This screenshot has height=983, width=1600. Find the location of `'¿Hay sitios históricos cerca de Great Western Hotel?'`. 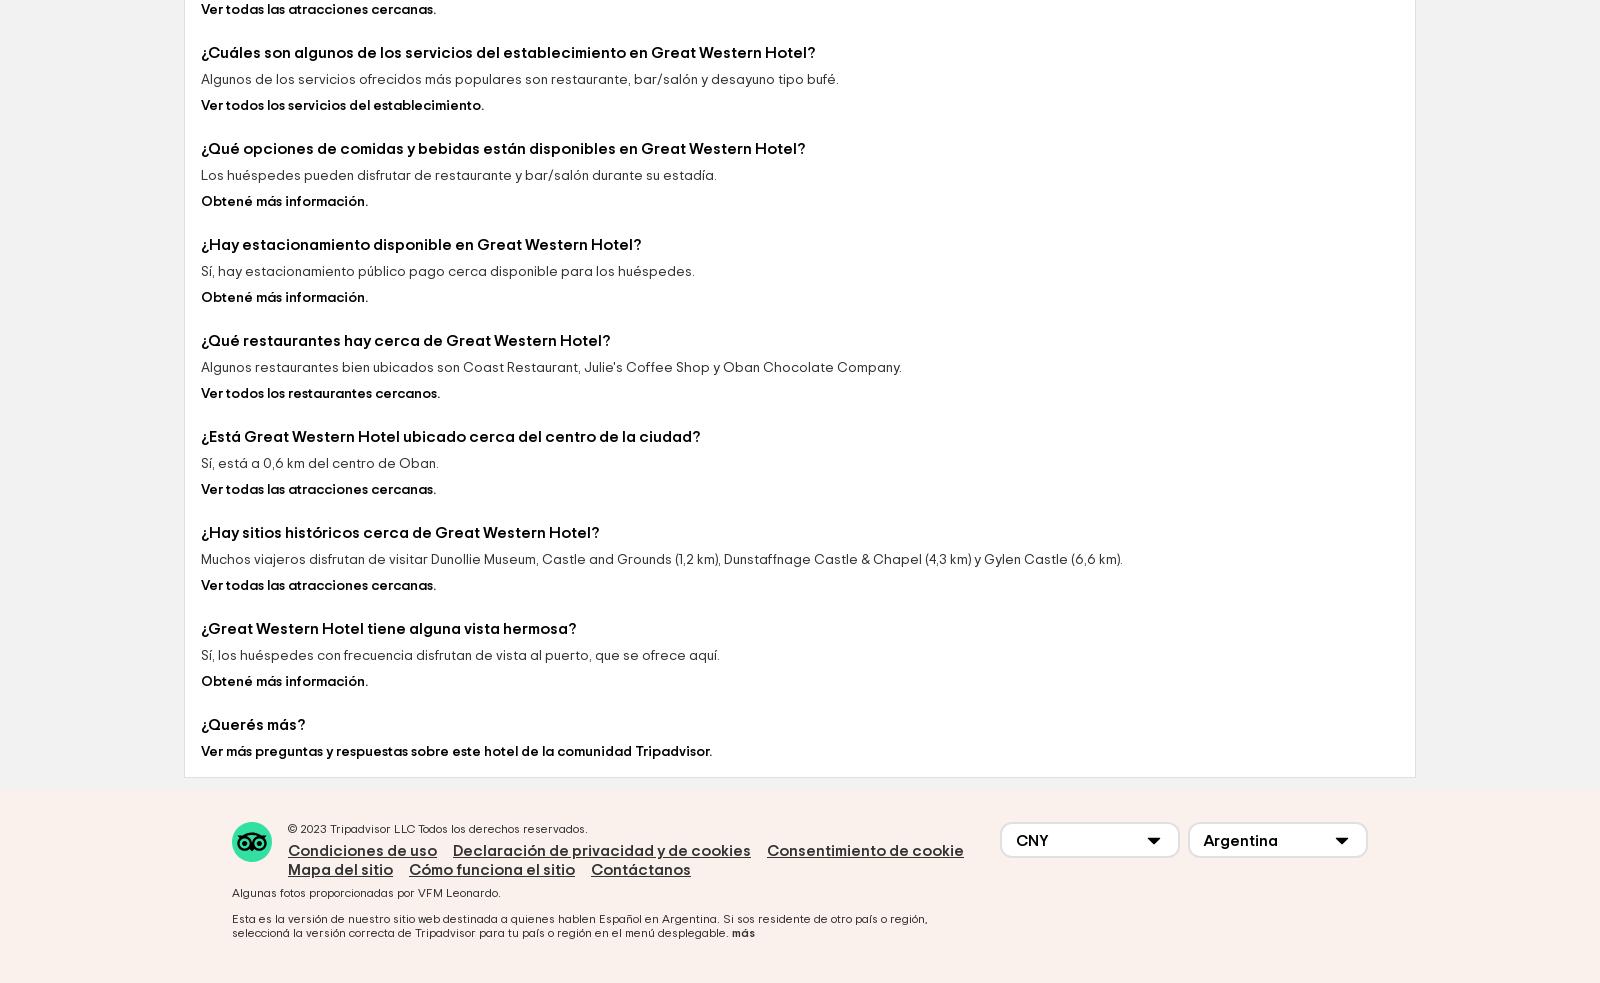

'¿Hay sitios históricos cerca de Great Western Hotel?' is located at coordinates (400, 670).